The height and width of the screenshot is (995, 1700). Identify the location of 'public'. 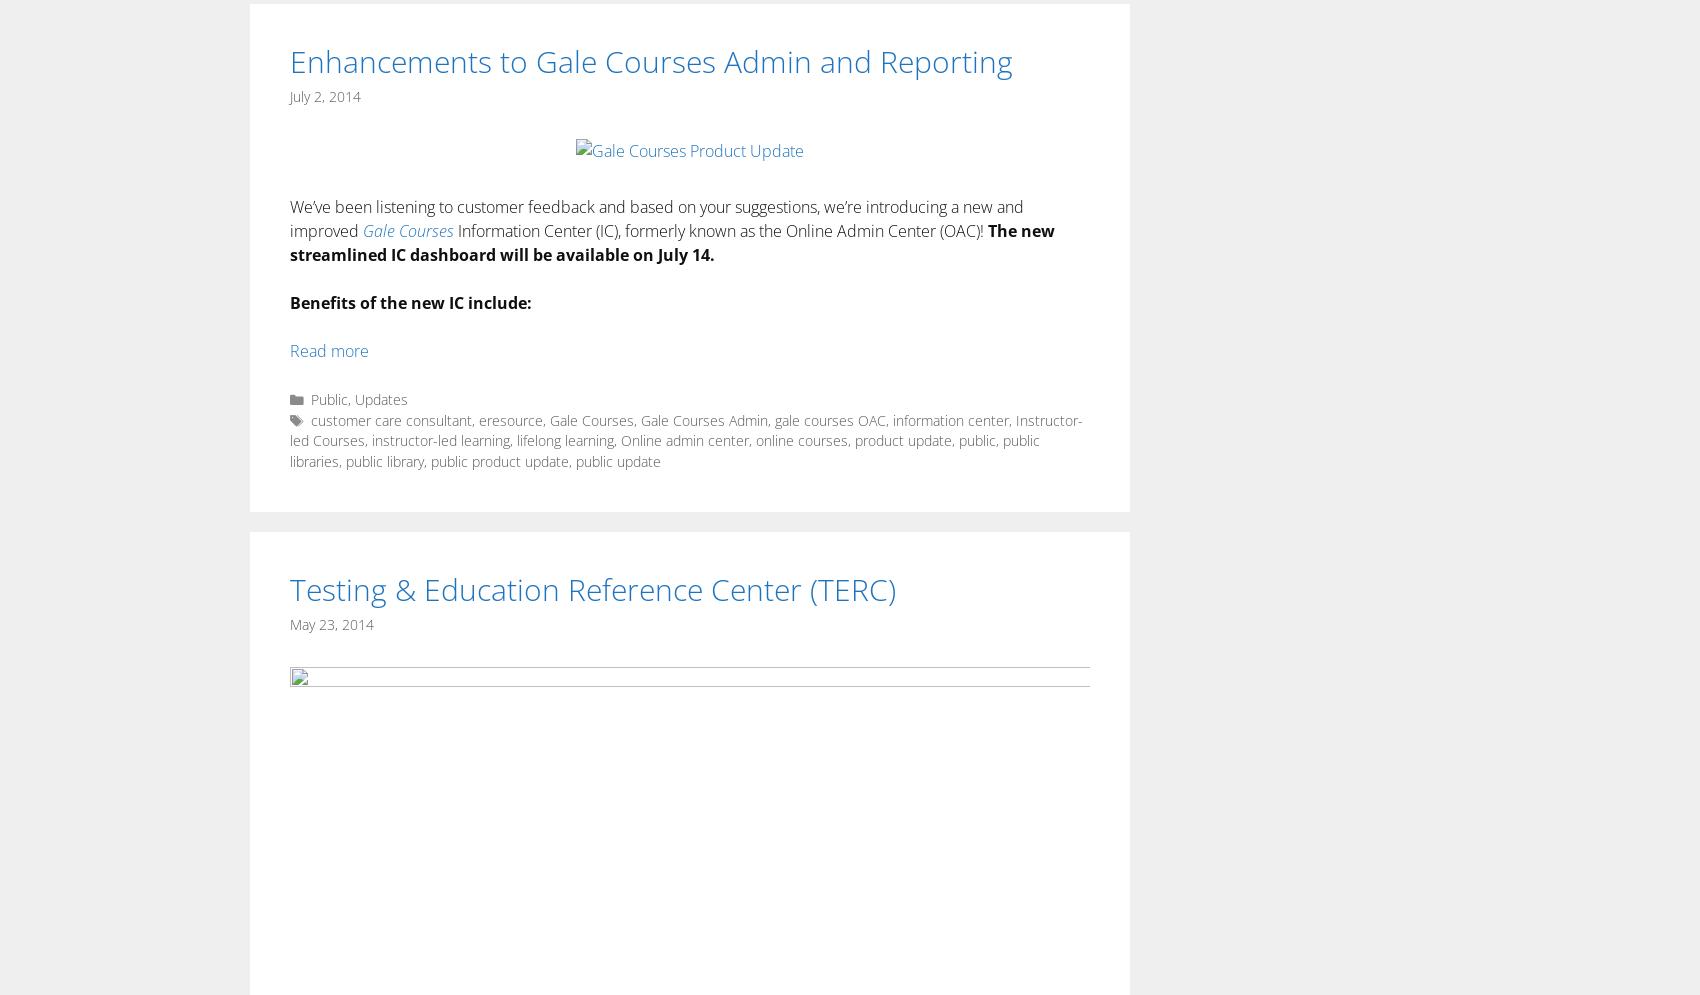
(976, 439).